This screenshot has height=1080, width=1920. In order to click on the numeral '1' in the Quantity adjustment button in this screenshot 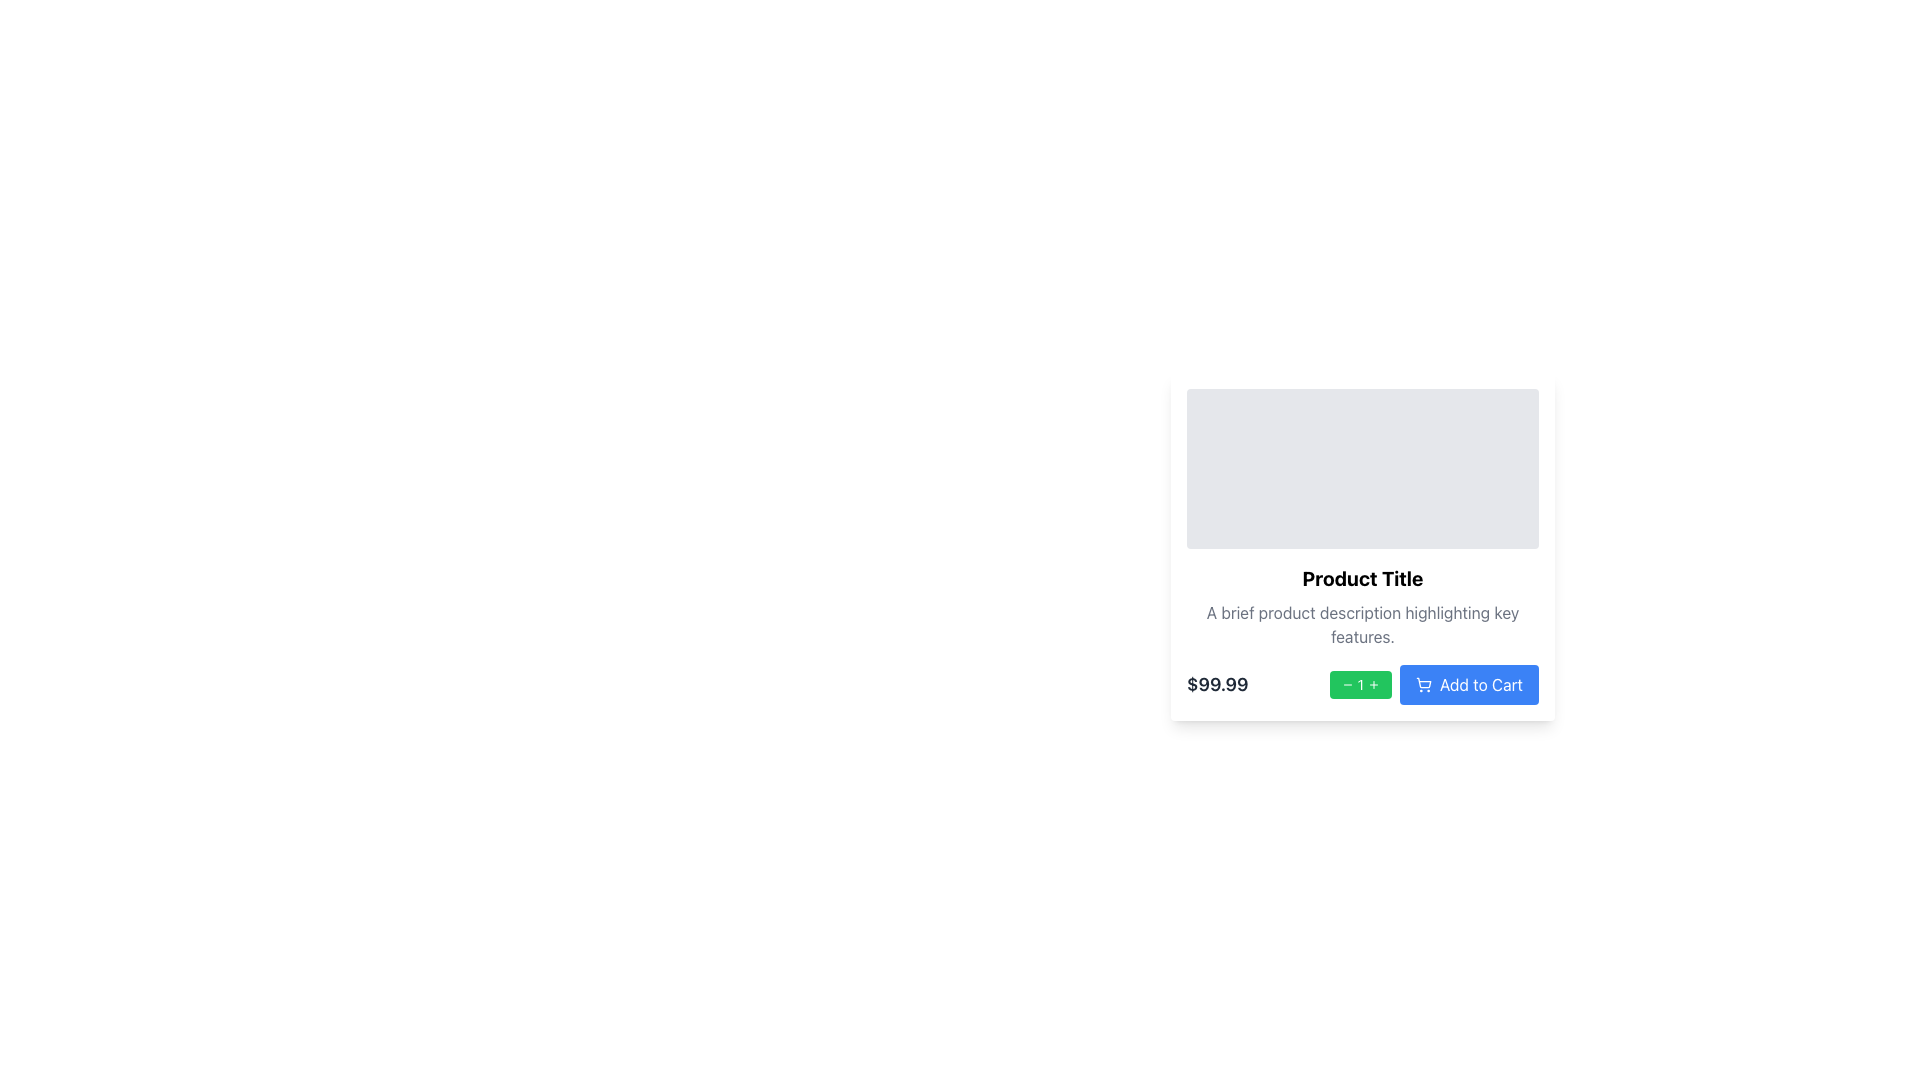, I will do `click(1360, 684)`.